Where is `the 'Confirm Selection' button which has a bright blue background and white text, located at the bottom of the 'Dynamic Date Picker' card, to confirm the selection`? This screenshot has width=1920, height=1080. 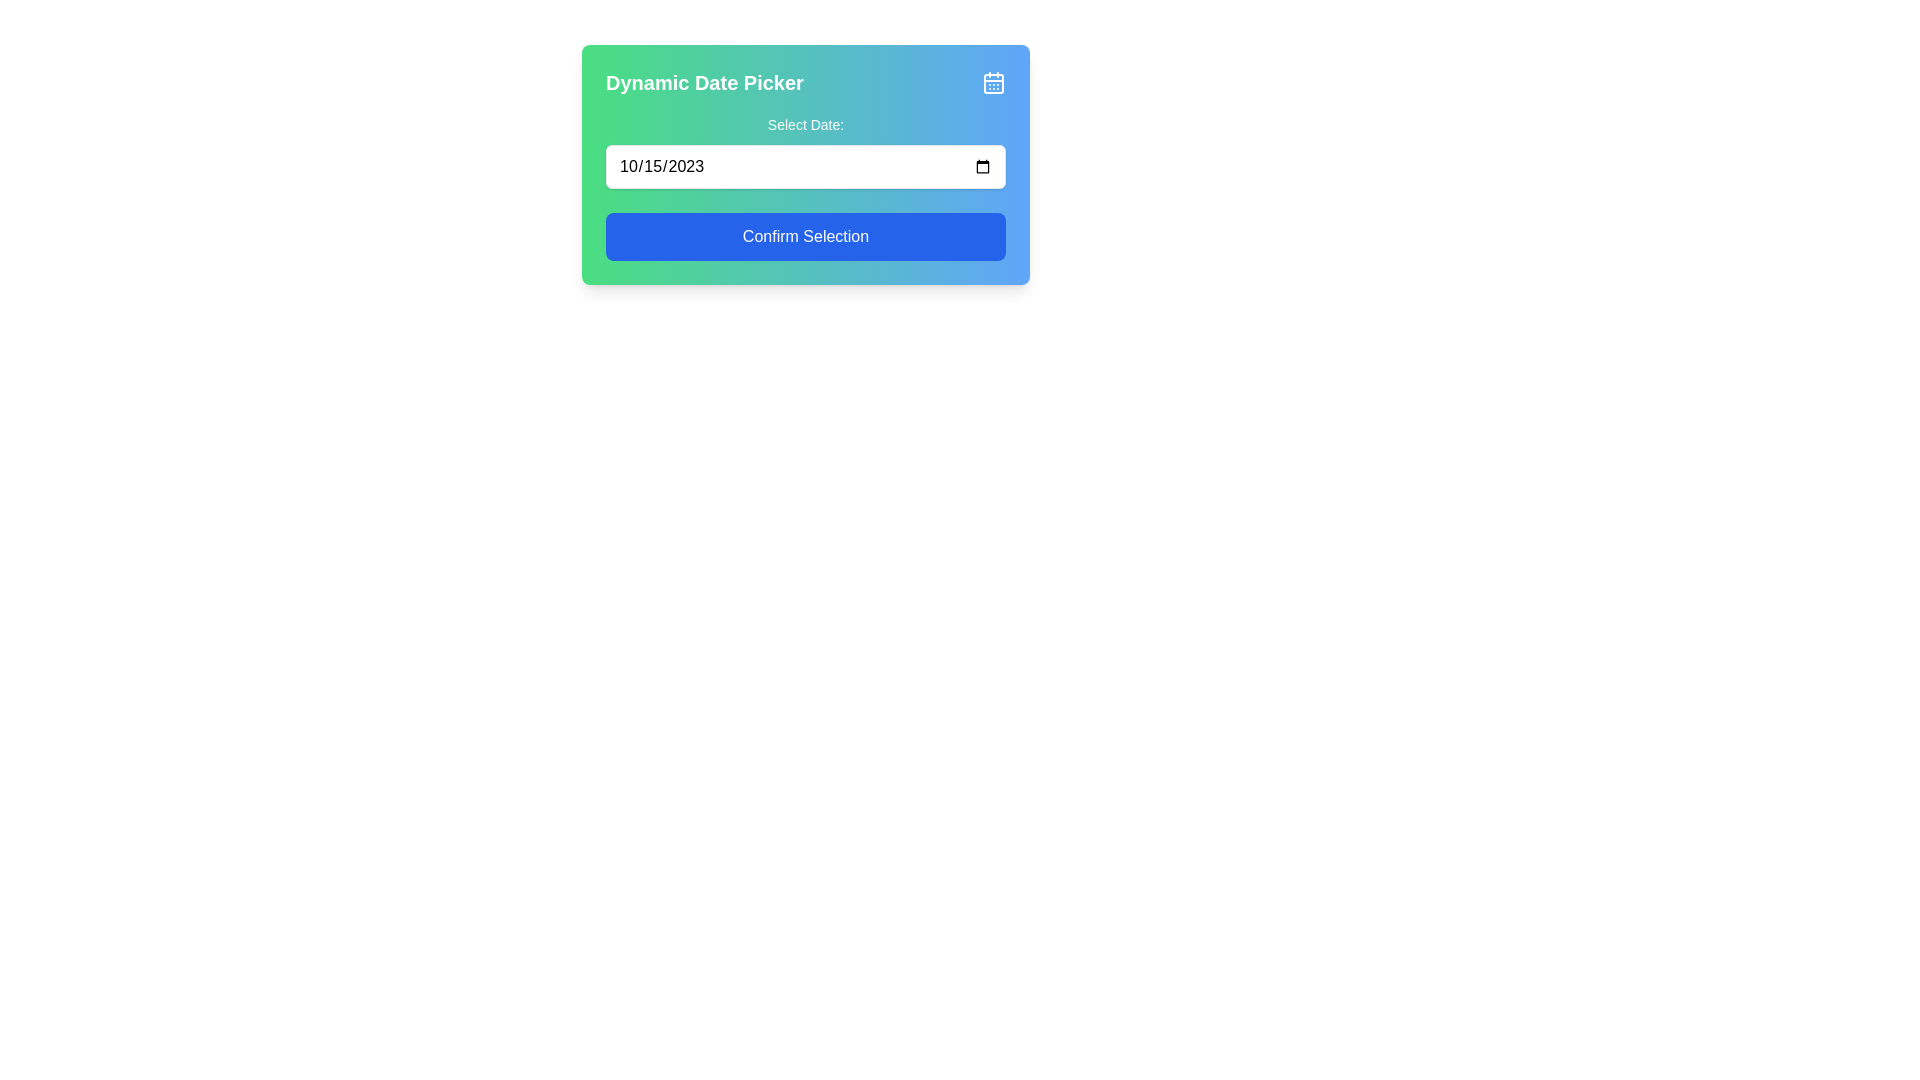 the 'Confirm Selection' button which has a bright blue background and white text, located at the bottom of the 'Dynamic Date Picker' card, to confirm the selection is located at coordinates (806, 235).